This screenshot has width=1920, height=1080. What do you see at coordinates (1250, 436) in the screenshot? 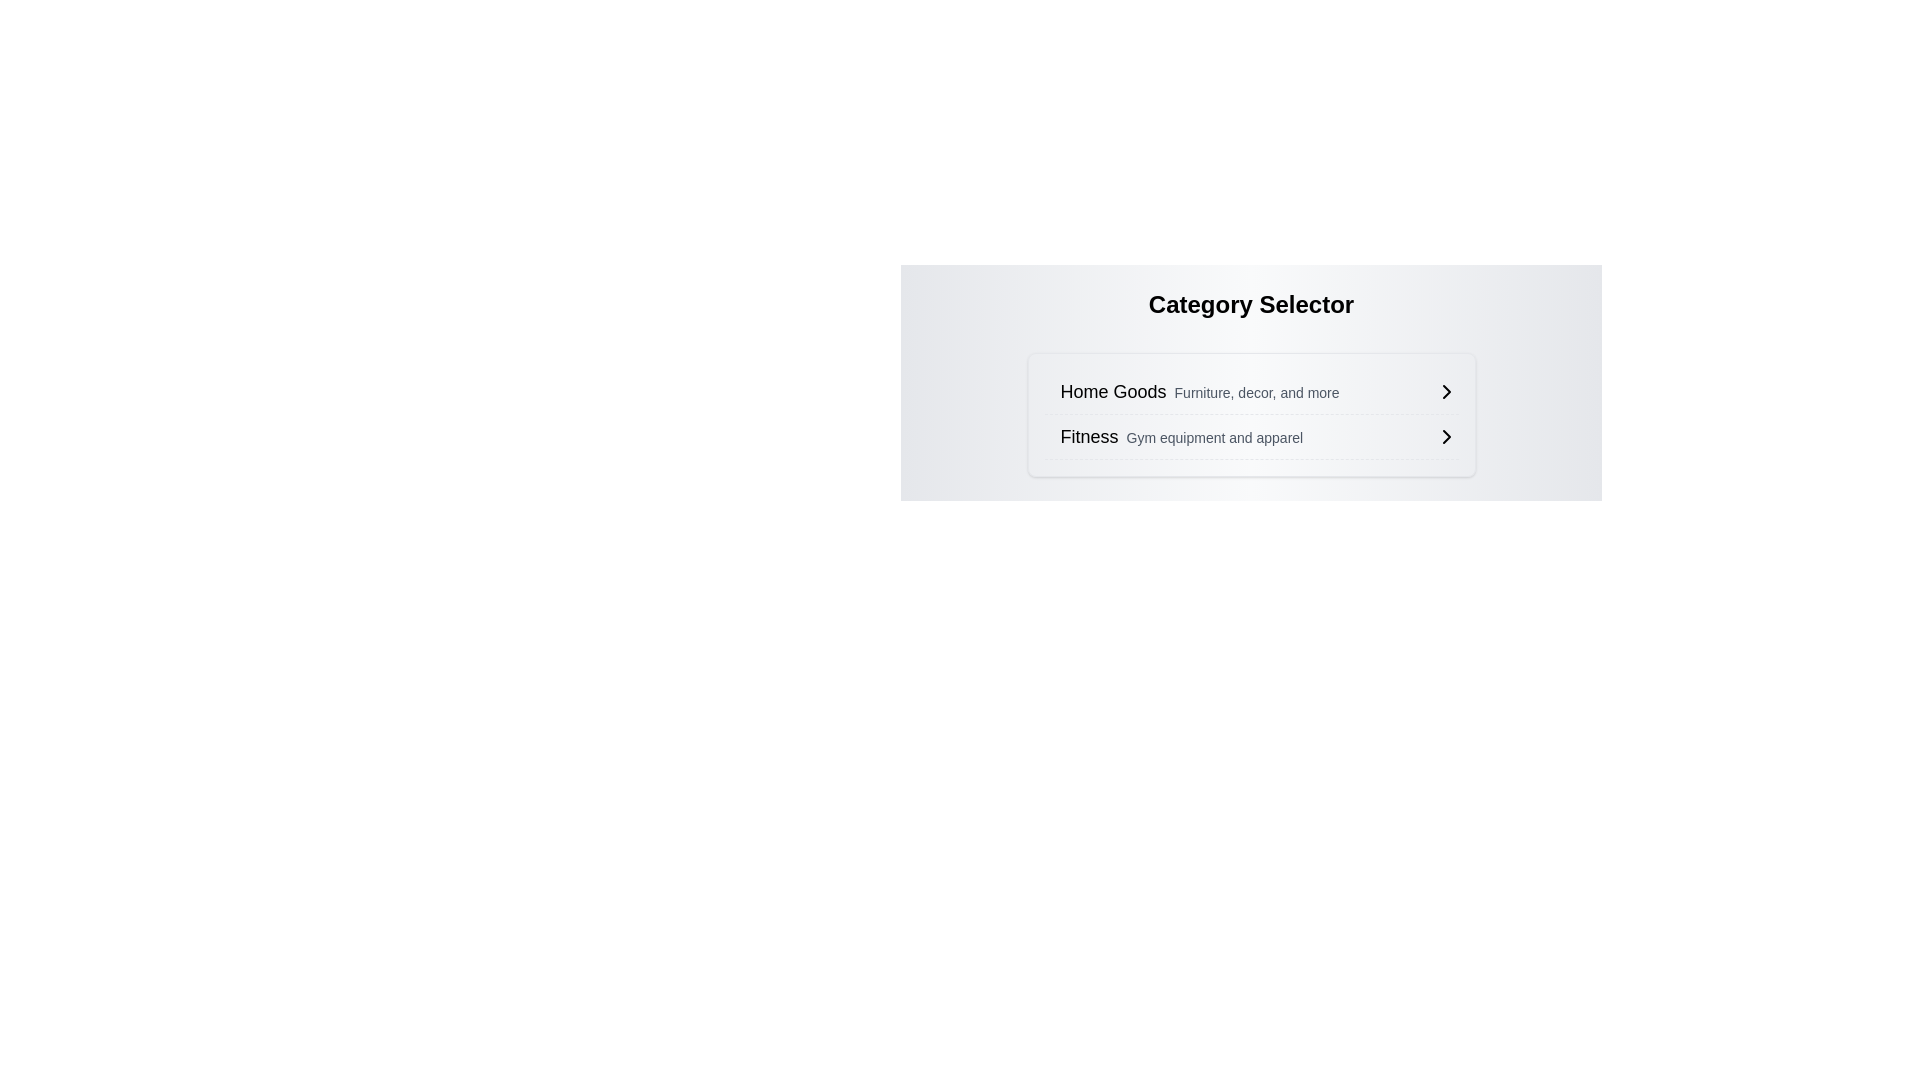
I see `the second item in the 'Category Selector' list, titled 'Fitness', which includes a bold title and a right-pointing chevron icon` at bounding box center [1250, 436].